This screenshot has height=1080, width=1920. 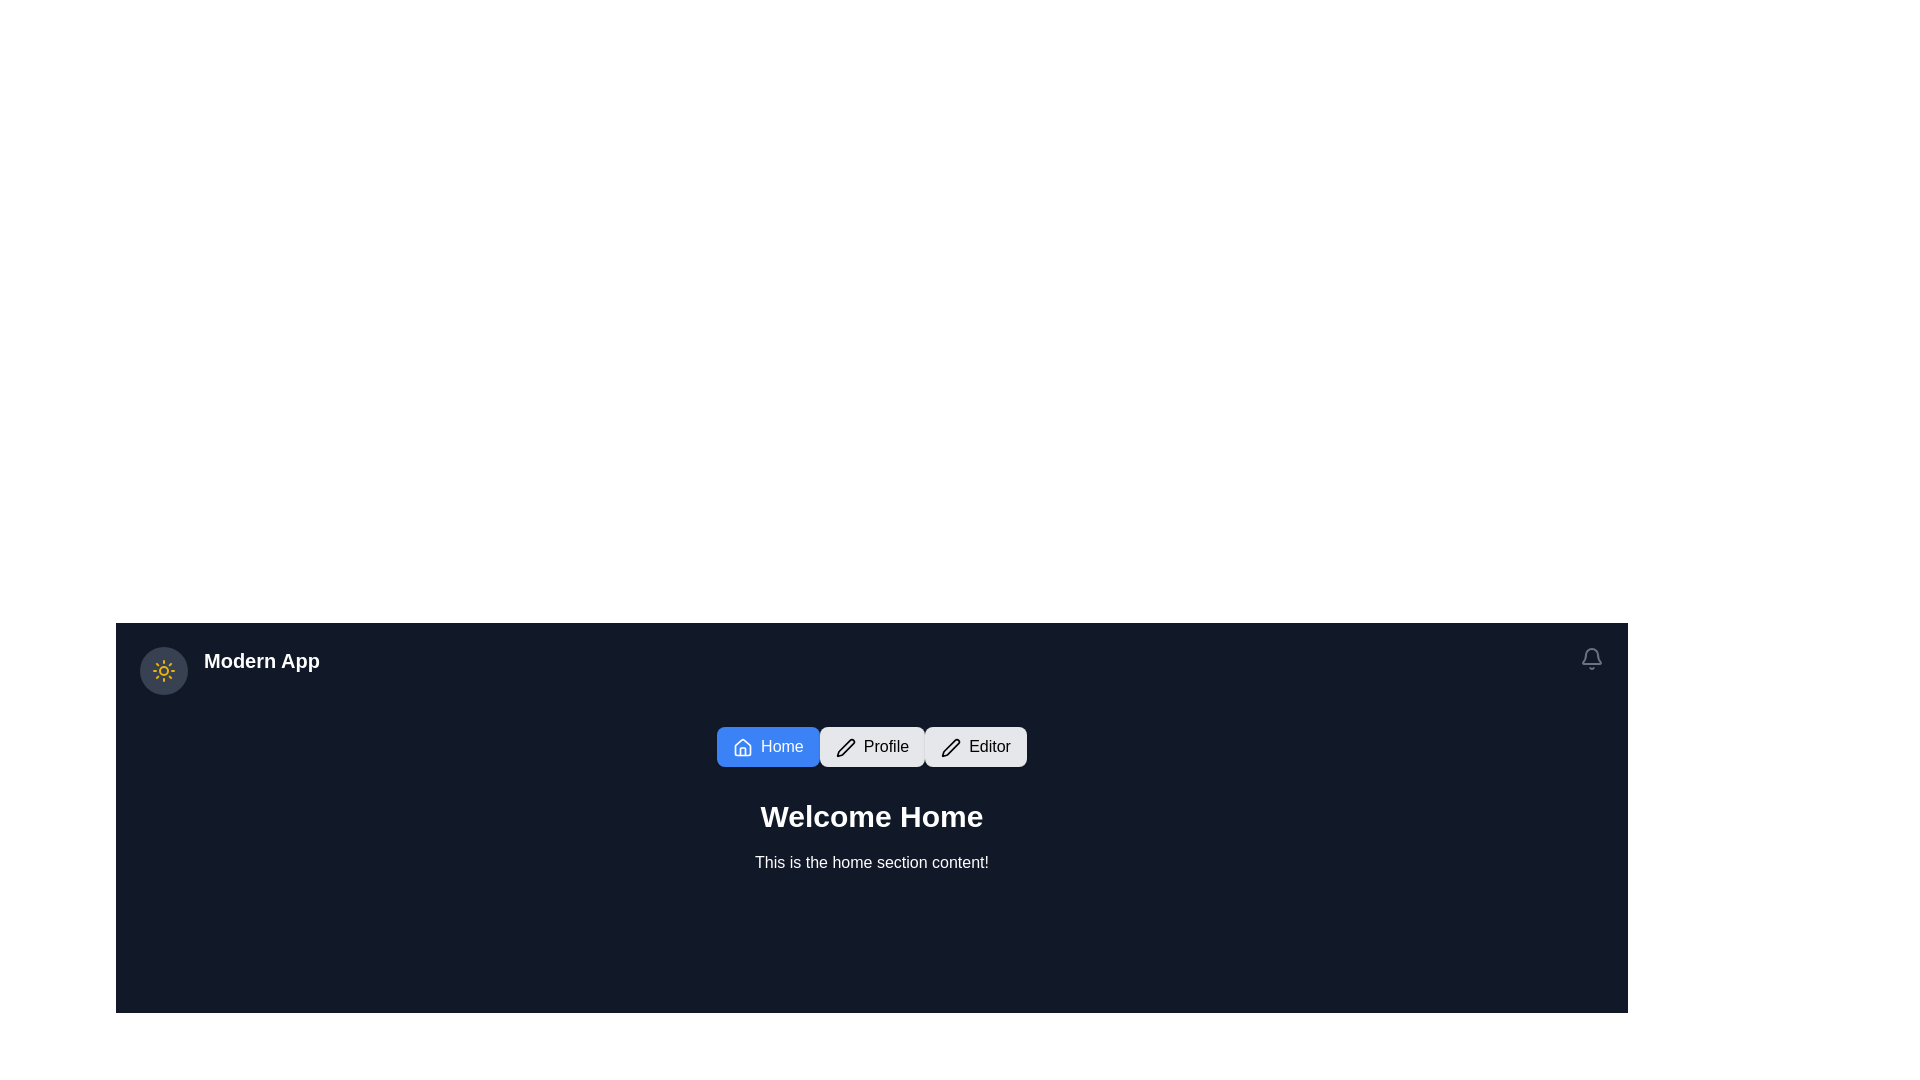 What do you see at coordinates (767, 747) in the screenshot?
I see `the 'Home' button, which is styled with rounded corners, a blue background, and white text` at bounding box center [767, 747].